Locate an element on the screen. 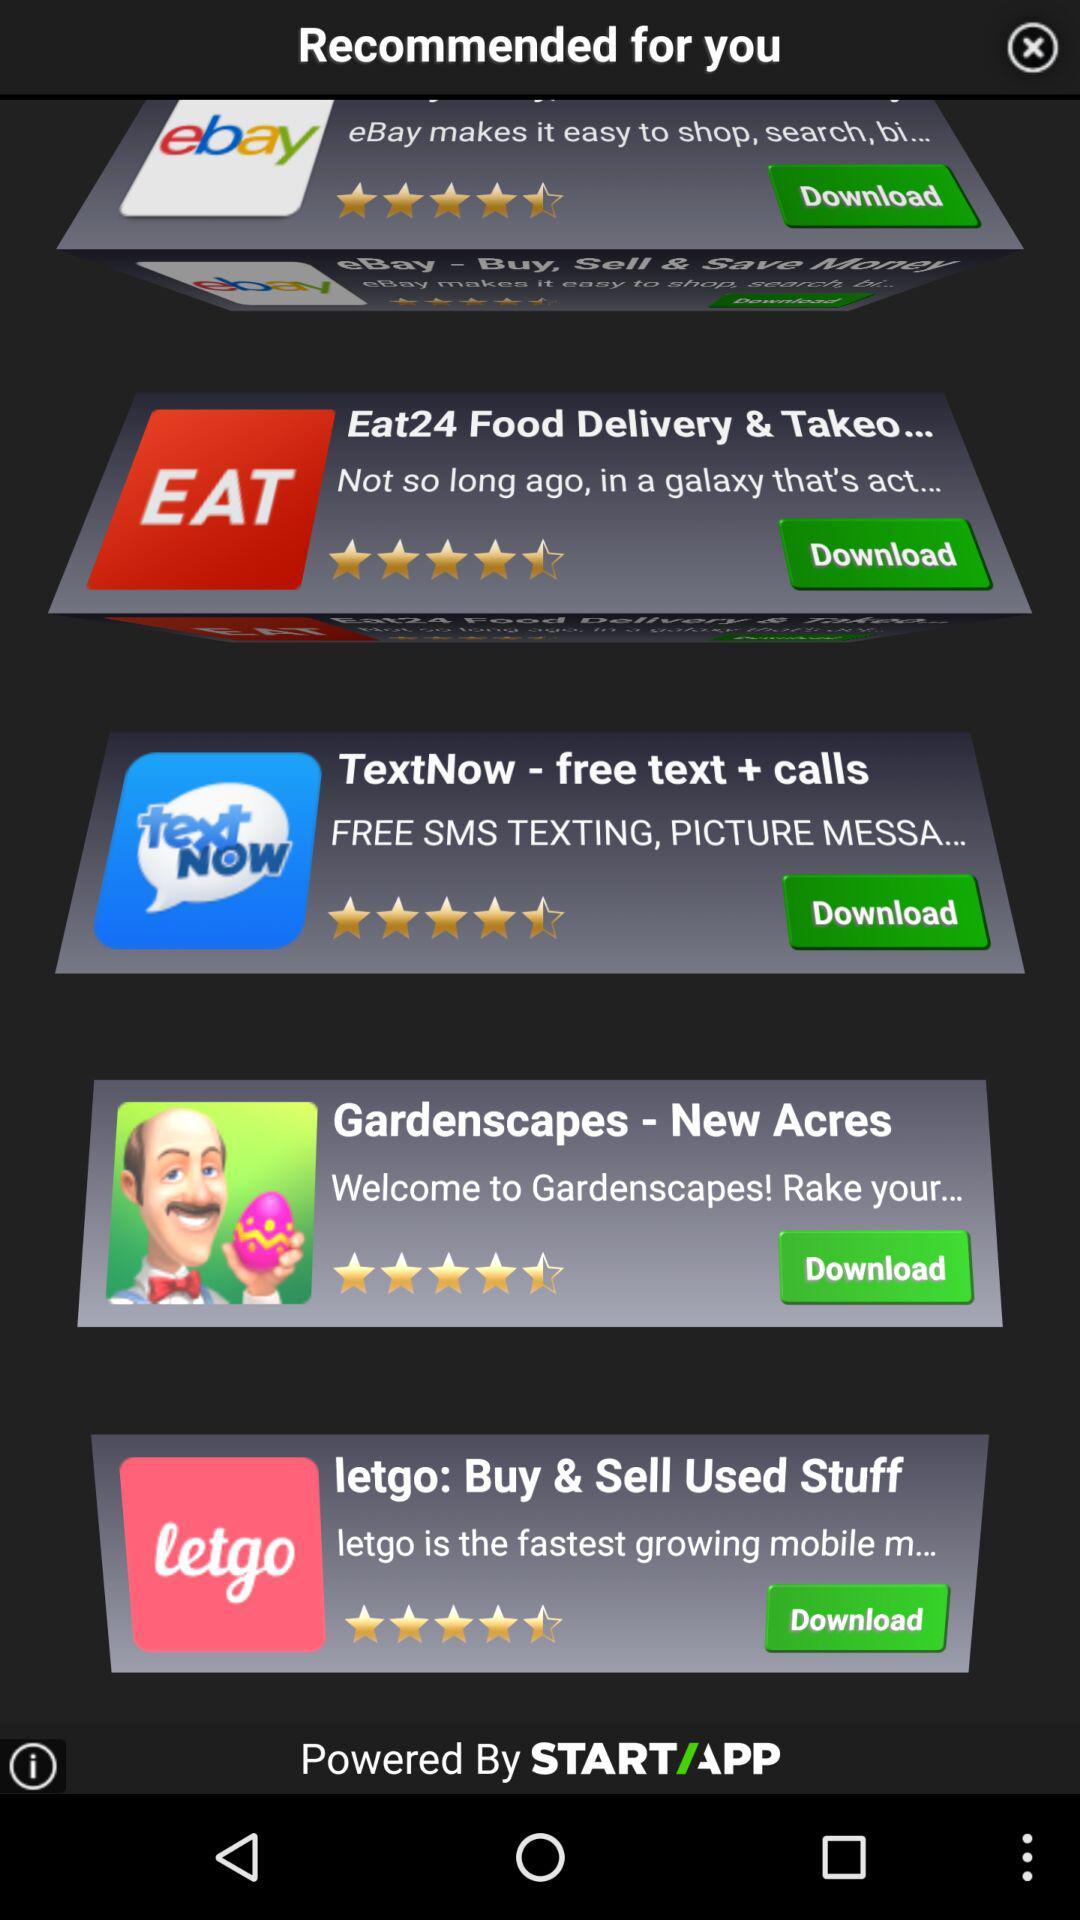 The height and width of the screenshot is (1920, 1080). the close icon is located at coordinates (1032, 50).